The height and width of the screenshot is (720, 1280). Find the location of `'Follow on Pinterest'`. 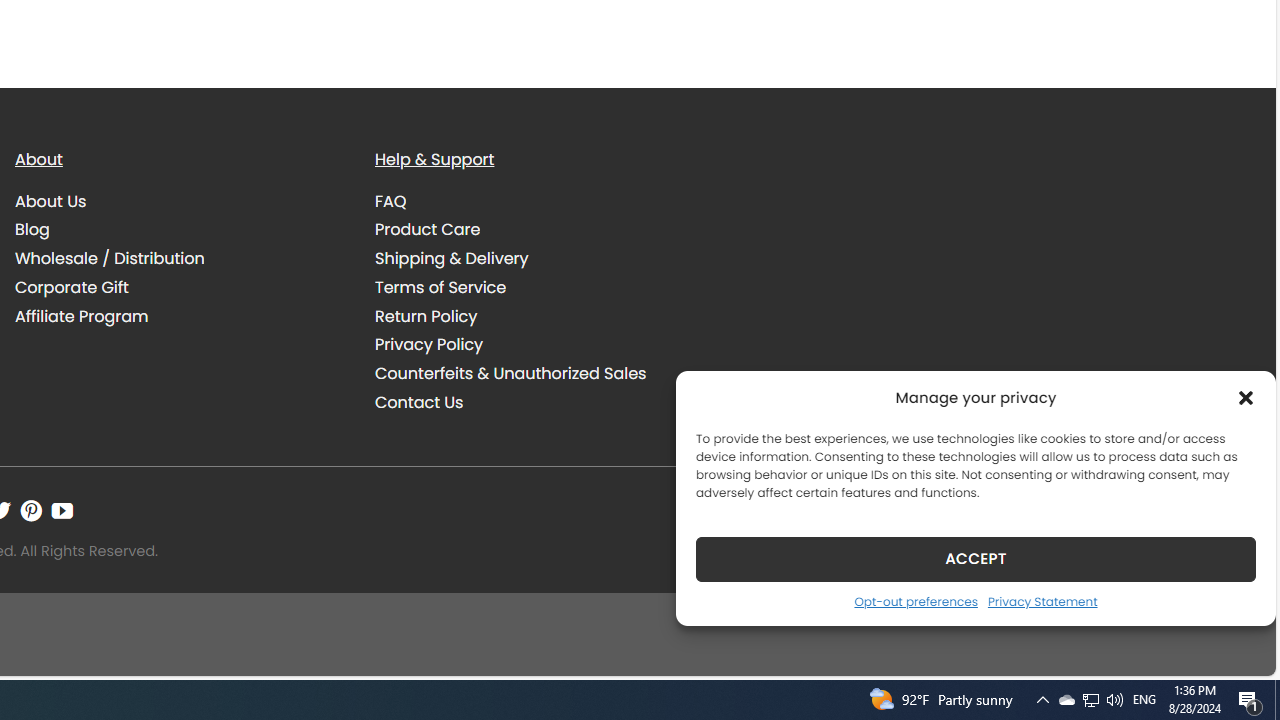

'Follow on Pinterest' is located at coordinates (31, 510).